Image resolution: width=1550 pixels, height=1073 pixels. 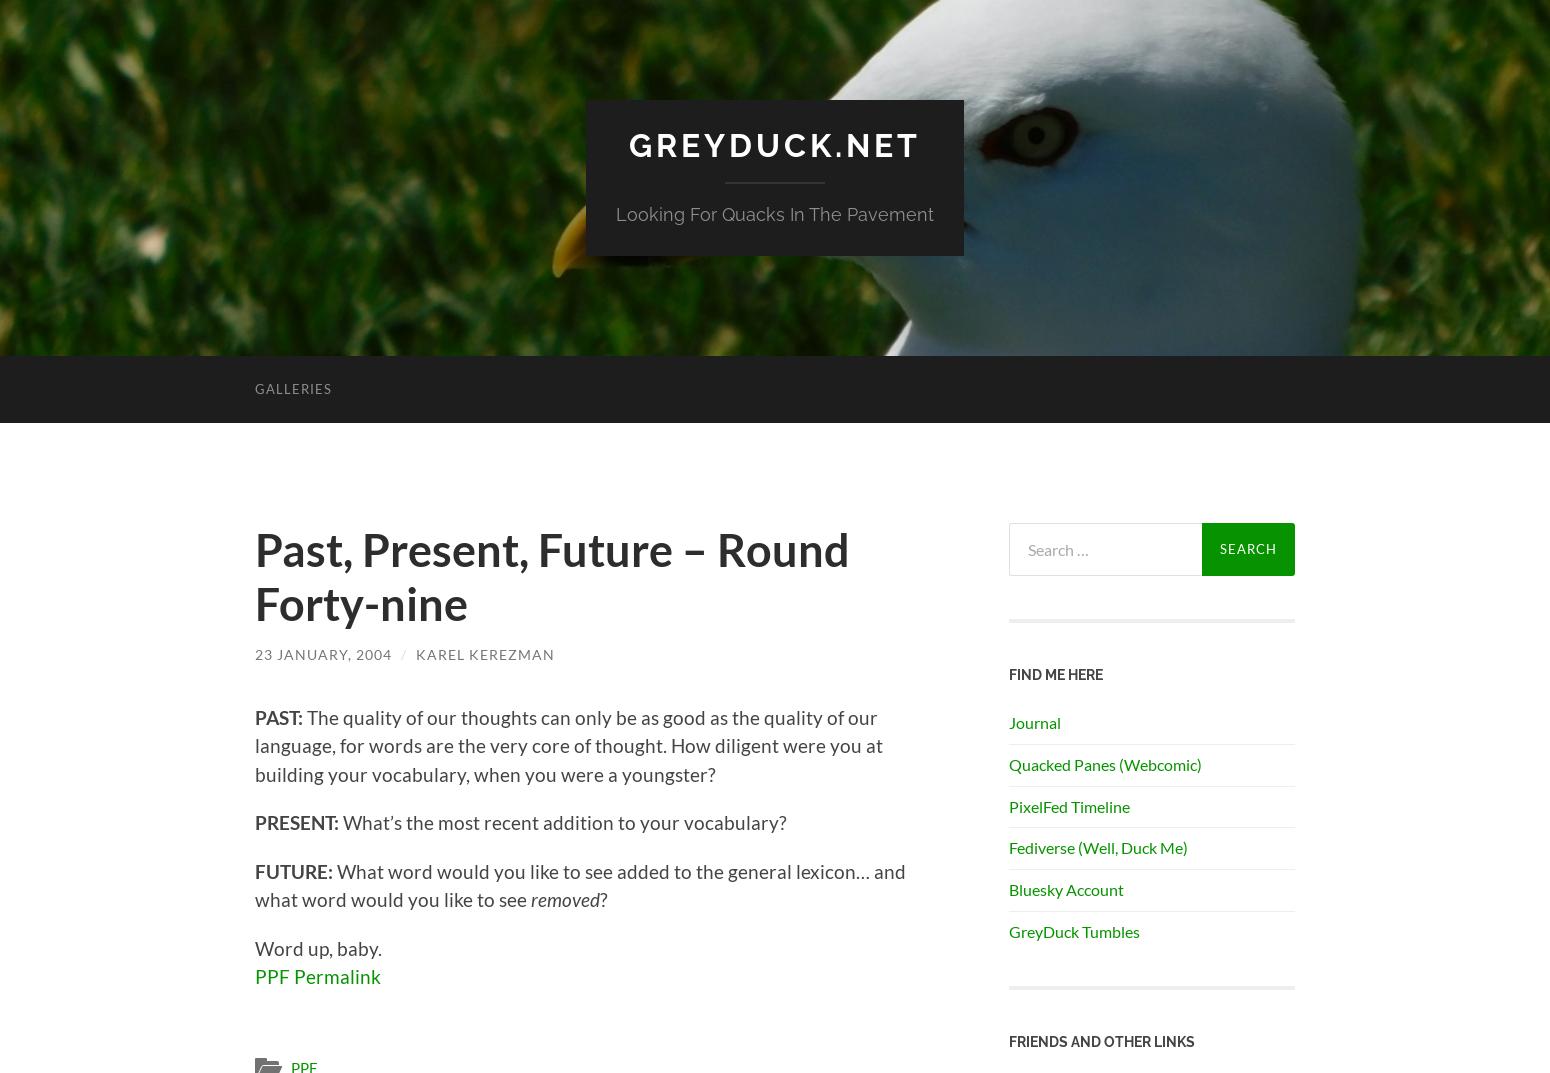 I want to click on 'Find Me Here', so click(x=1056, y=673).